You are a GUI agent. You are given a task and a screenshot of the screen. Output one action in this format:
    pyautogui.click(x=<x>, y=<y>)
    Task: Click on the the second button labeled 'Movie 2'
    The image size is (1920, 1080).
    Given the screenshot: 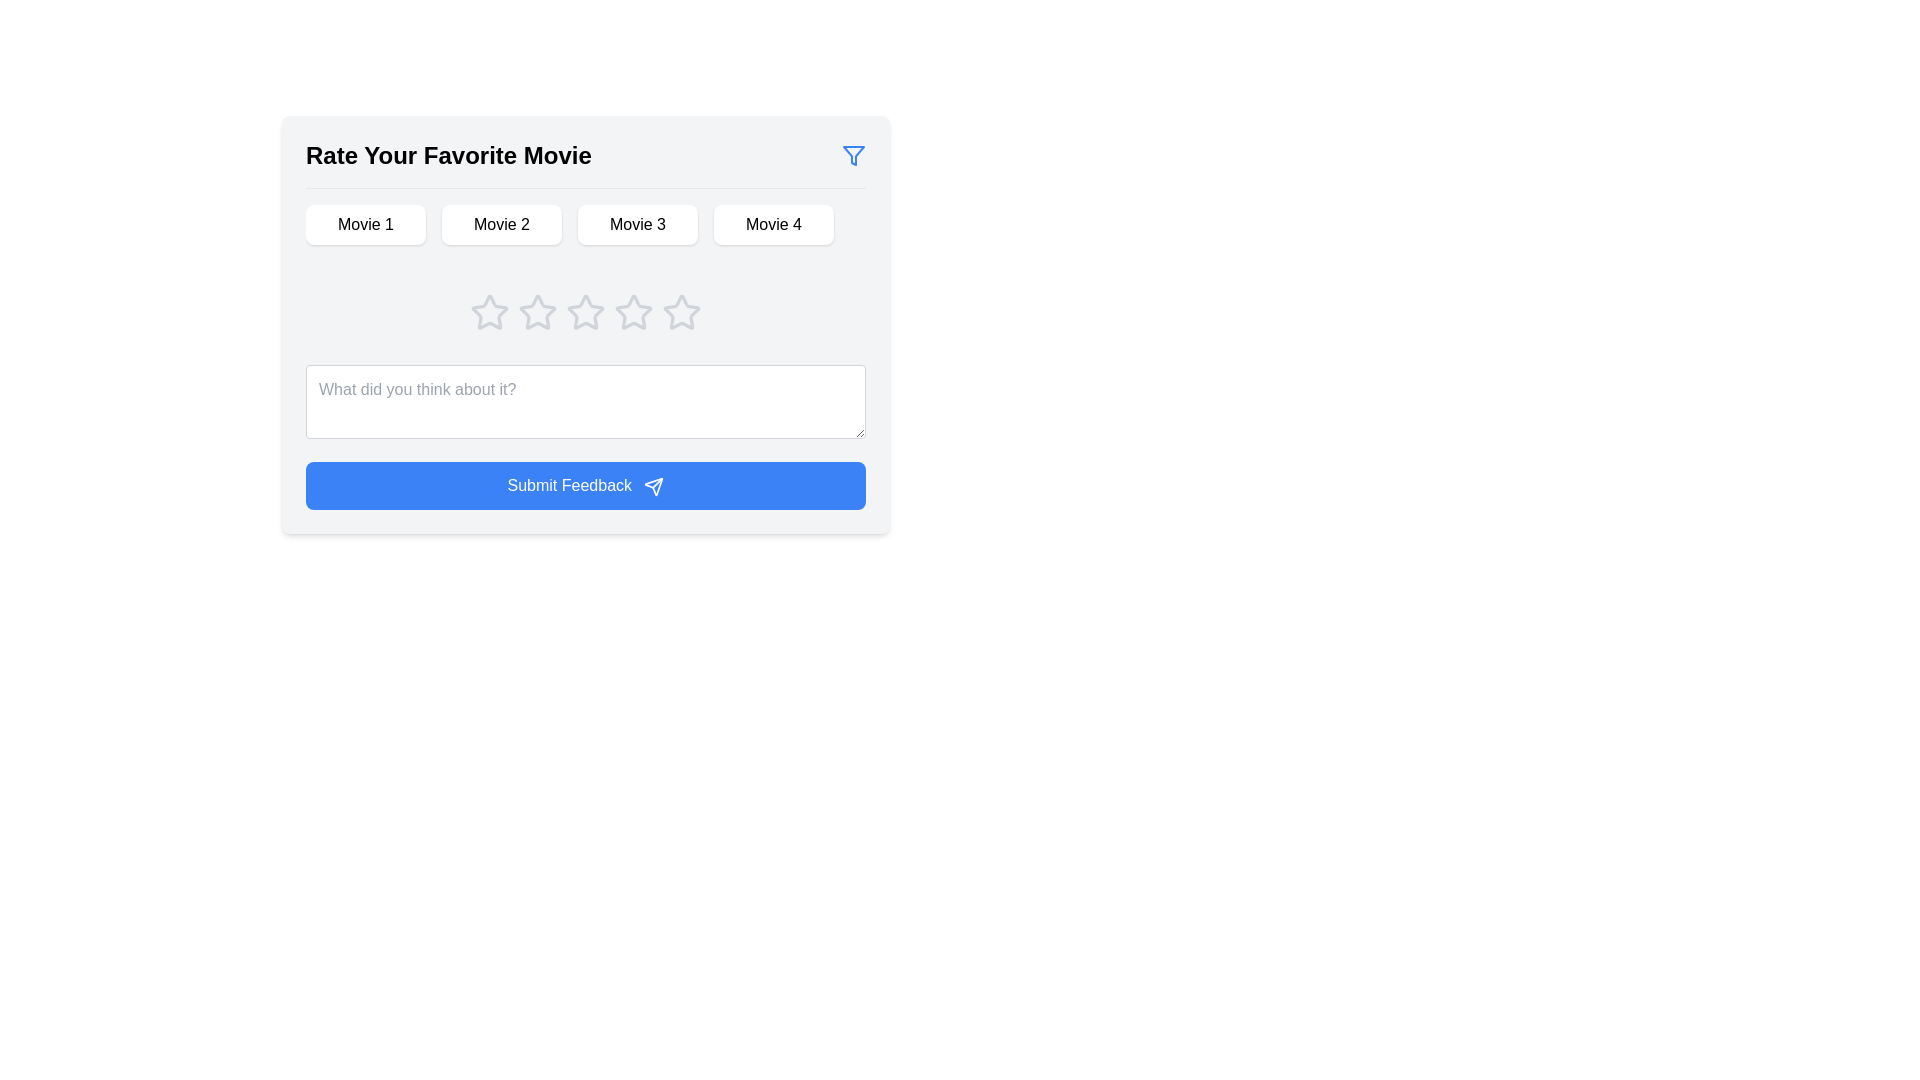 What is the action you would take?
    pyautogui.click(x=502, y=224)
    